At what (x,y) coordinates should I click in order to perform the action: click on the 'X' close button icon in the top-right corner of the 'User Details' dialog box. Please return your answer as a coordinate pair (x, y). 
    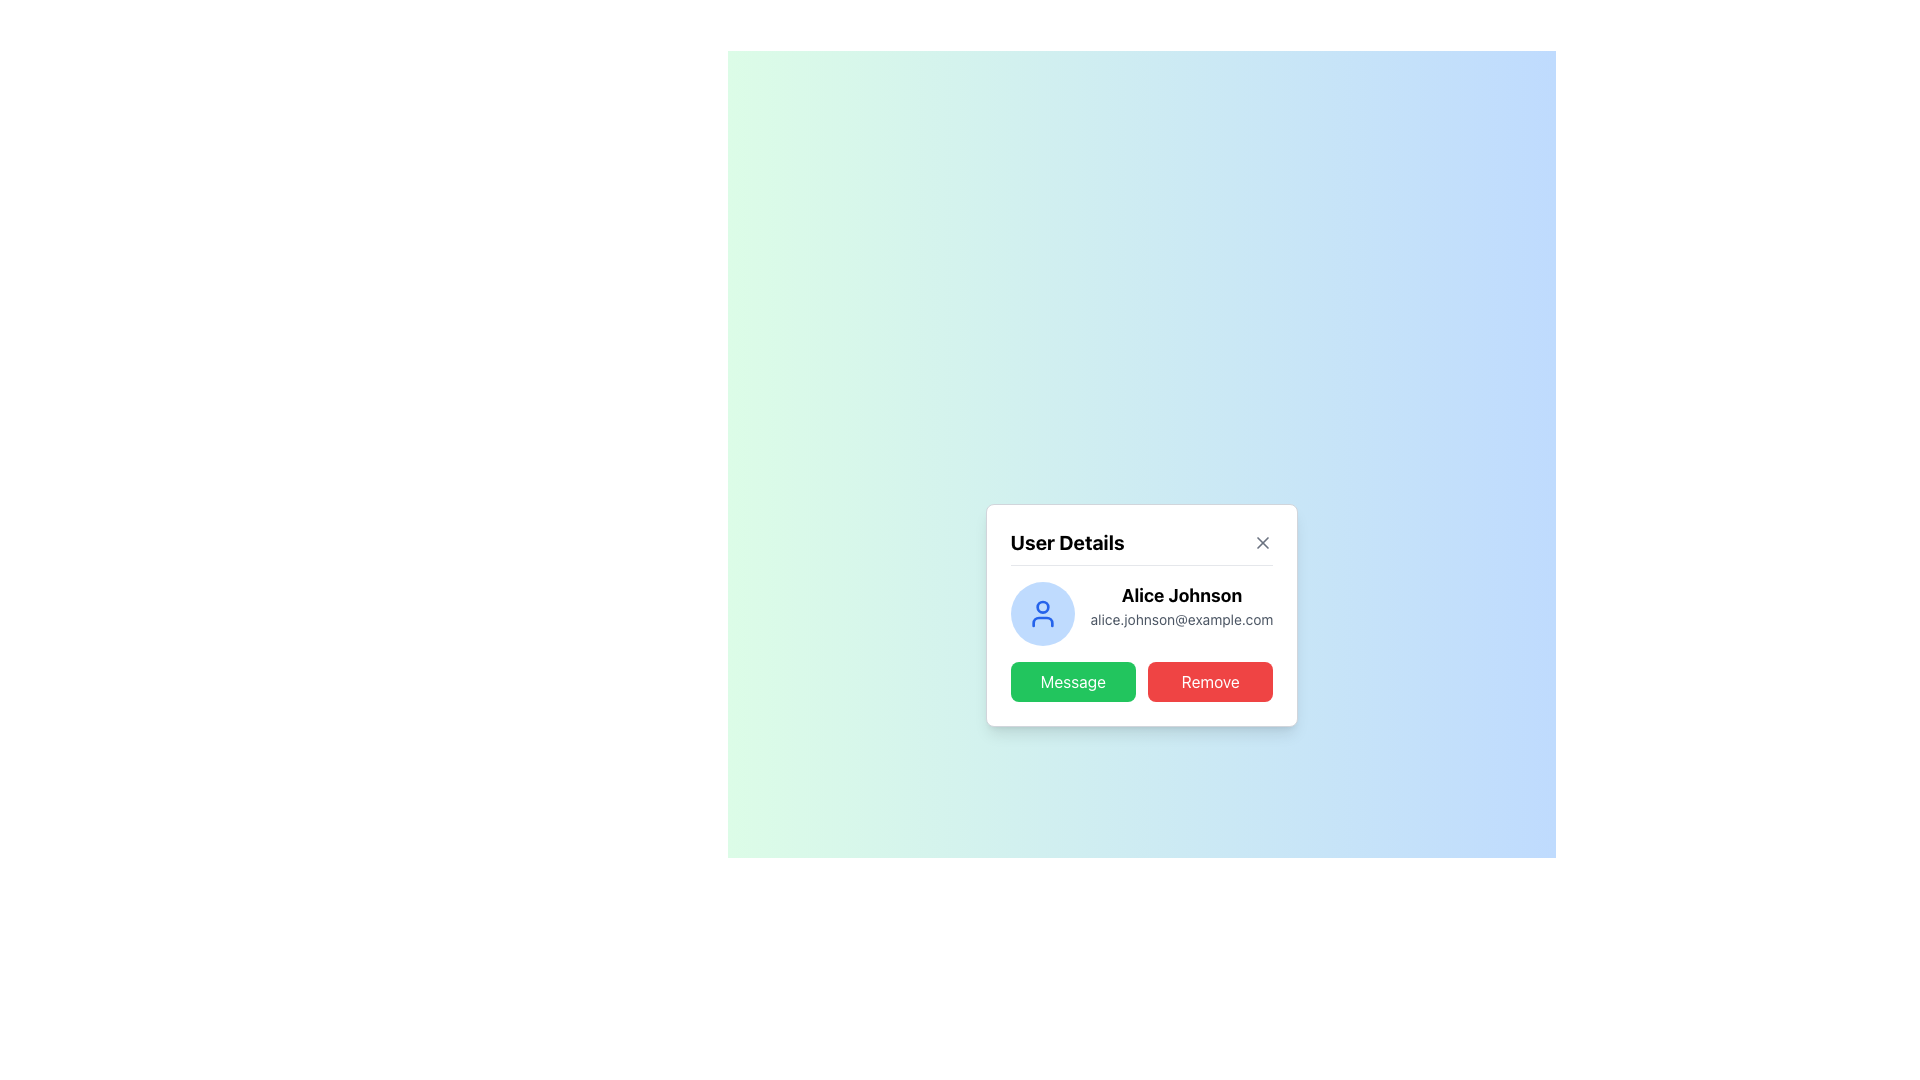
    Looking at the image, I should click on (1262, 542).